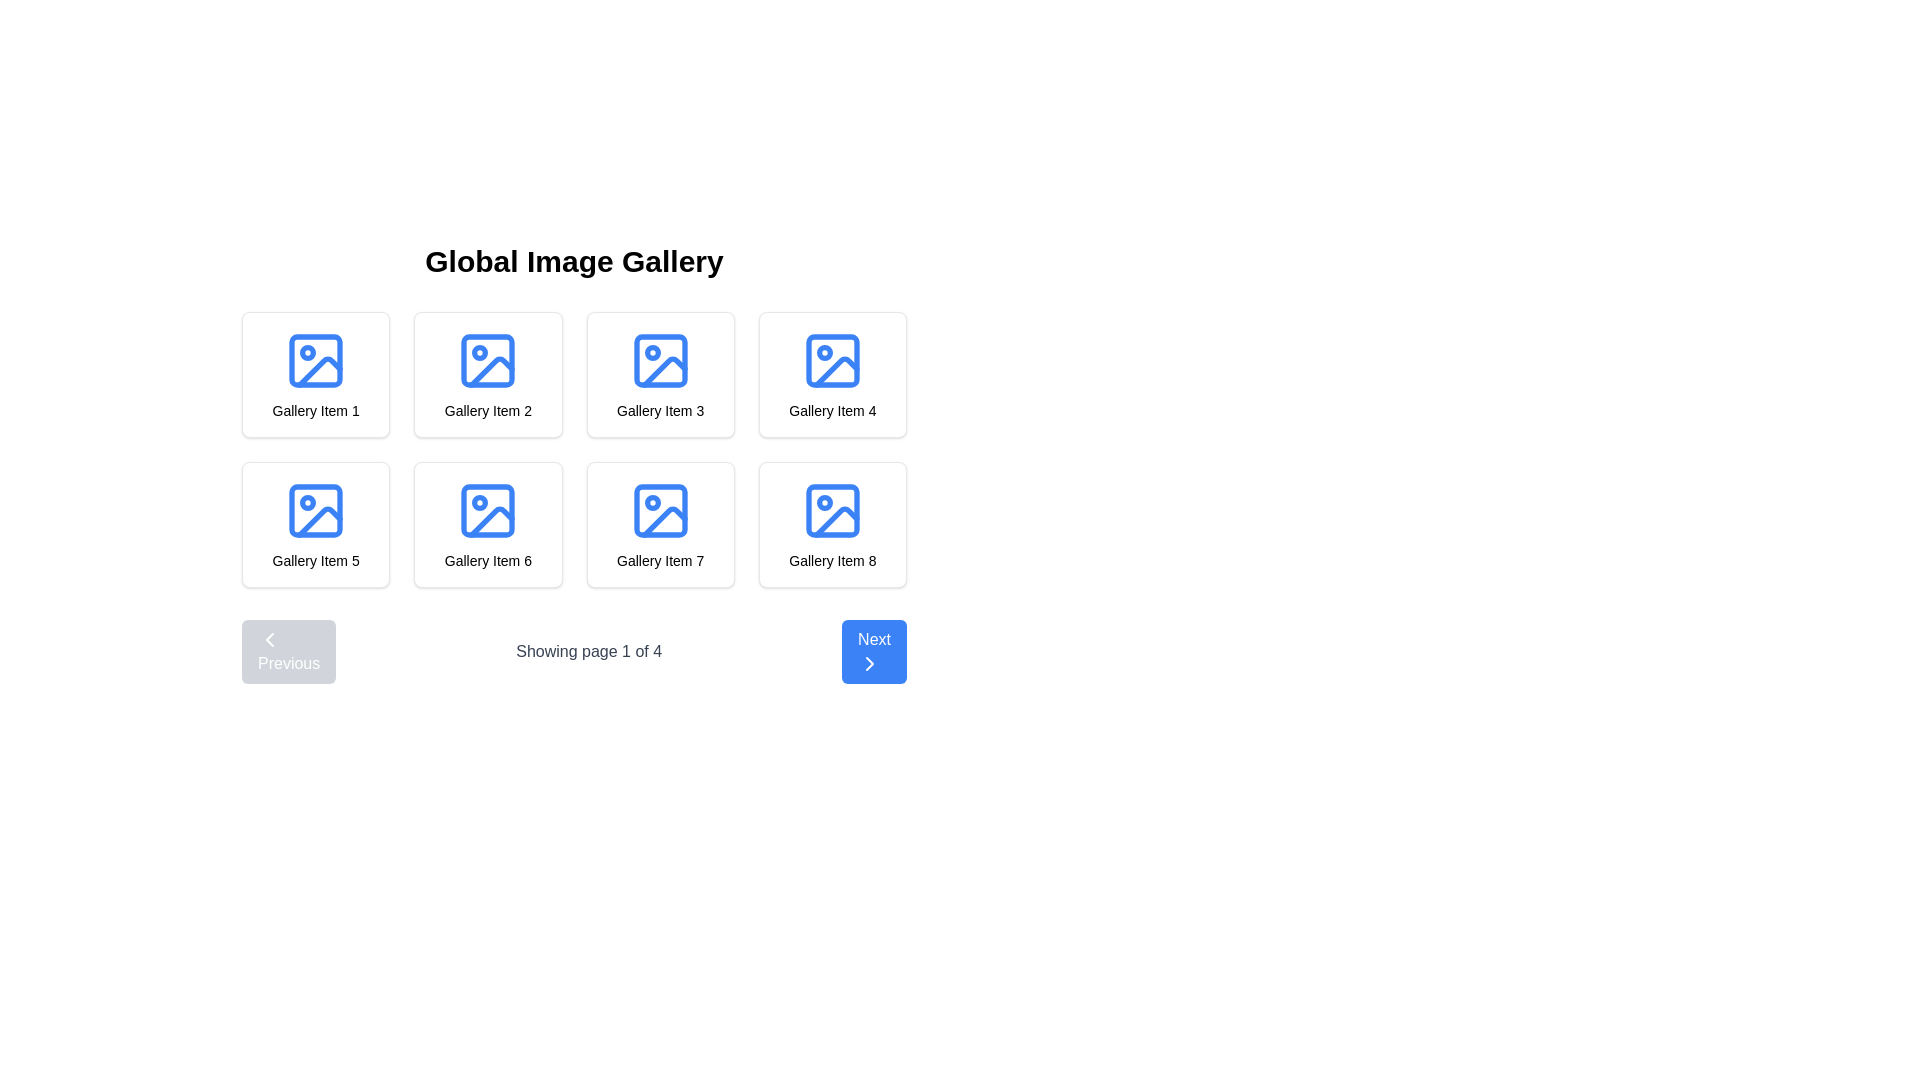  I want to click on the non-interactive icon representing 'Gallery Item 4' located in the fourth column of the top row in the grid layout, so click(832, 361).